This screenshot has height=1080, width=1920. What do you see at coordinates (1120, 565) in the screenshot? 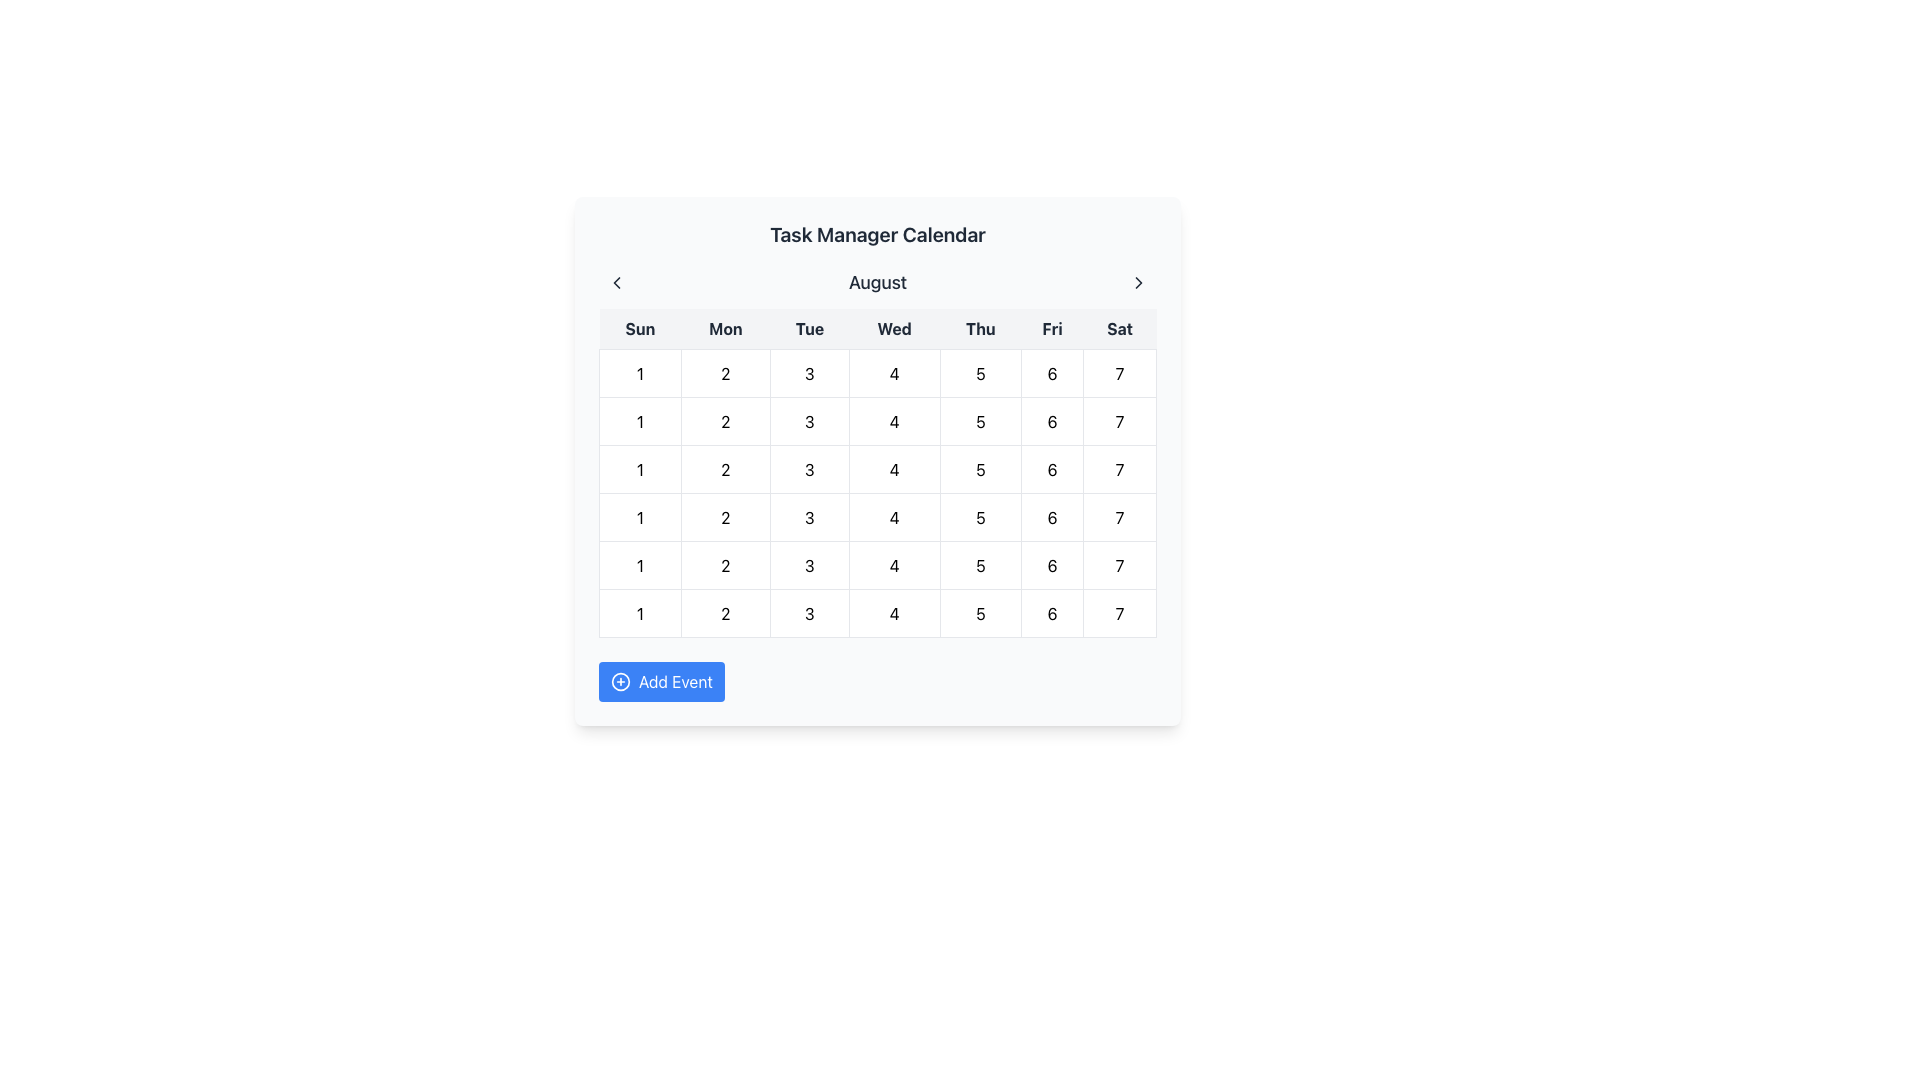
I see `the calendar date cell representing Saturday, which is located in the seventh column of the grid with the number '7'` at bounding box center [1120, 565].